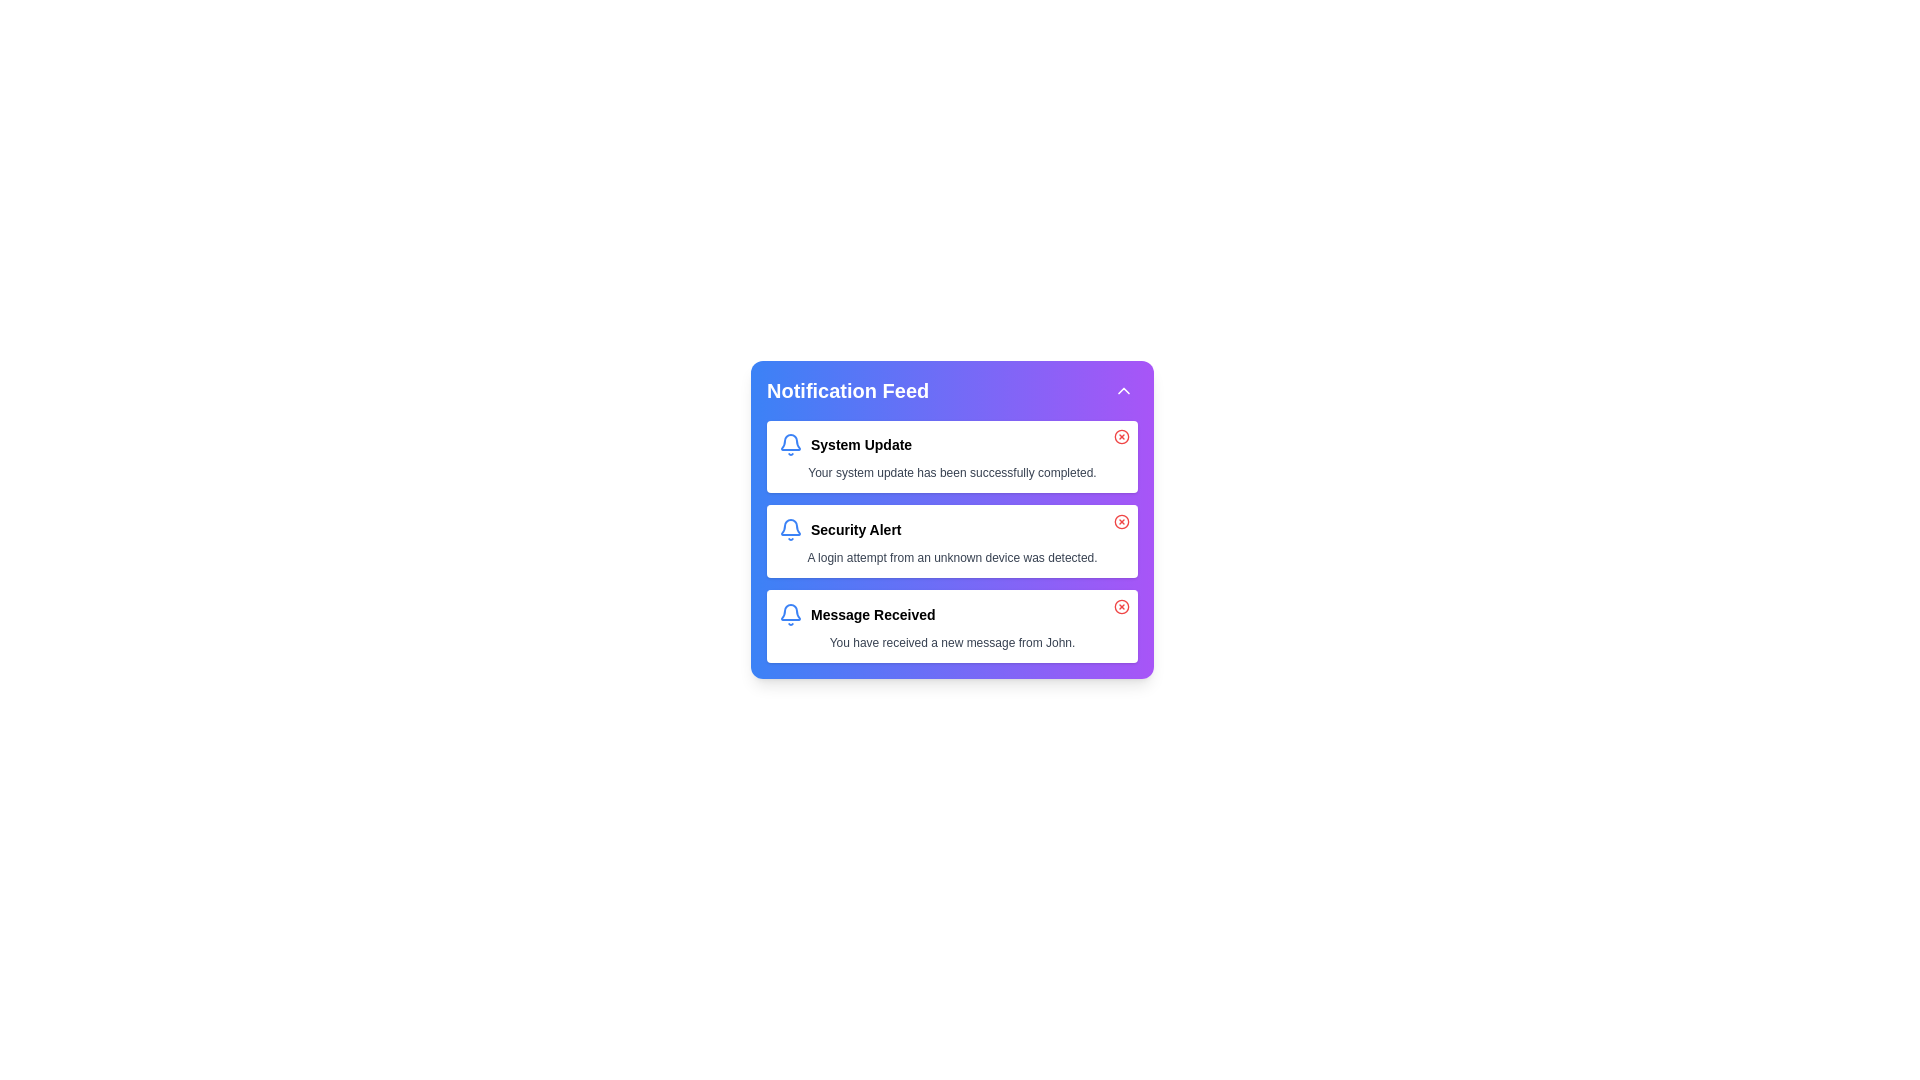  What do you see at coordinates (951, 643) in the screenshot?
I see `the static text display that informs the user about a new message received, which is positioned below the 'Message Received' text` at bounding box center [951, 643].